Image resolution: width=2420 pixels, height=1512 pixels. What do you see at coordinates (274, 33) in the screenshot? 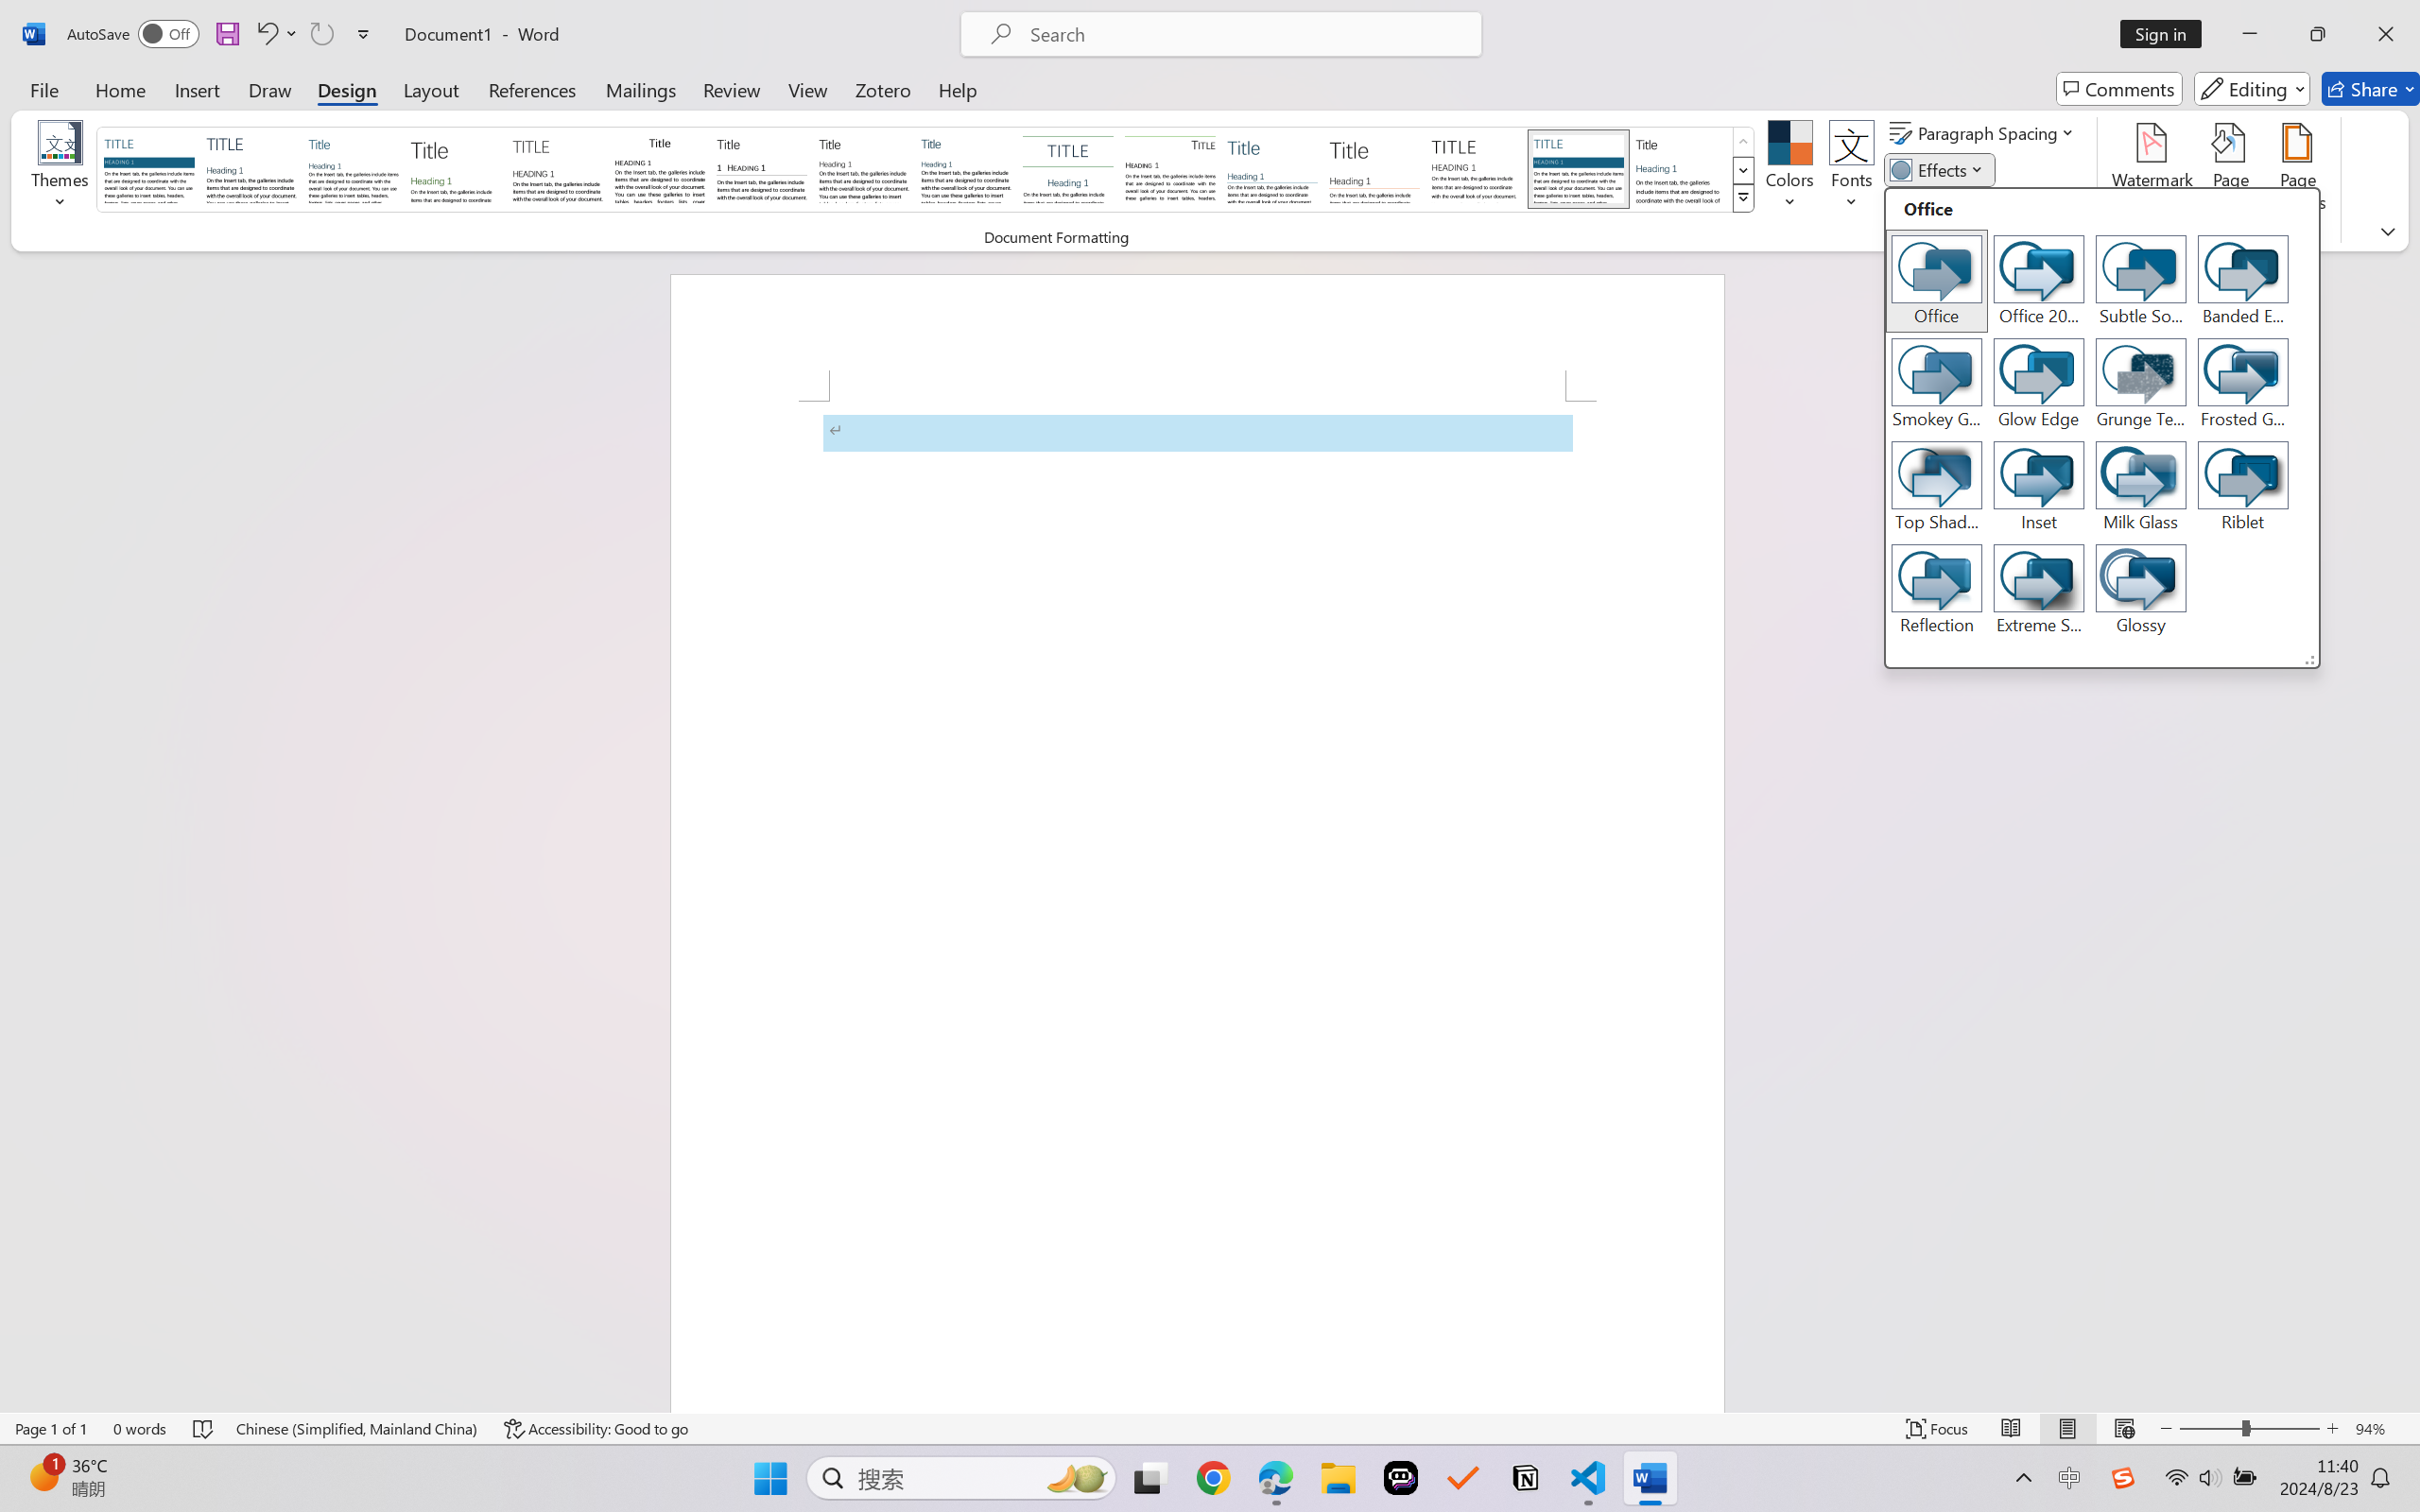
I see `'Undo Apply Quick Style'` at bounding box center [274, 33].